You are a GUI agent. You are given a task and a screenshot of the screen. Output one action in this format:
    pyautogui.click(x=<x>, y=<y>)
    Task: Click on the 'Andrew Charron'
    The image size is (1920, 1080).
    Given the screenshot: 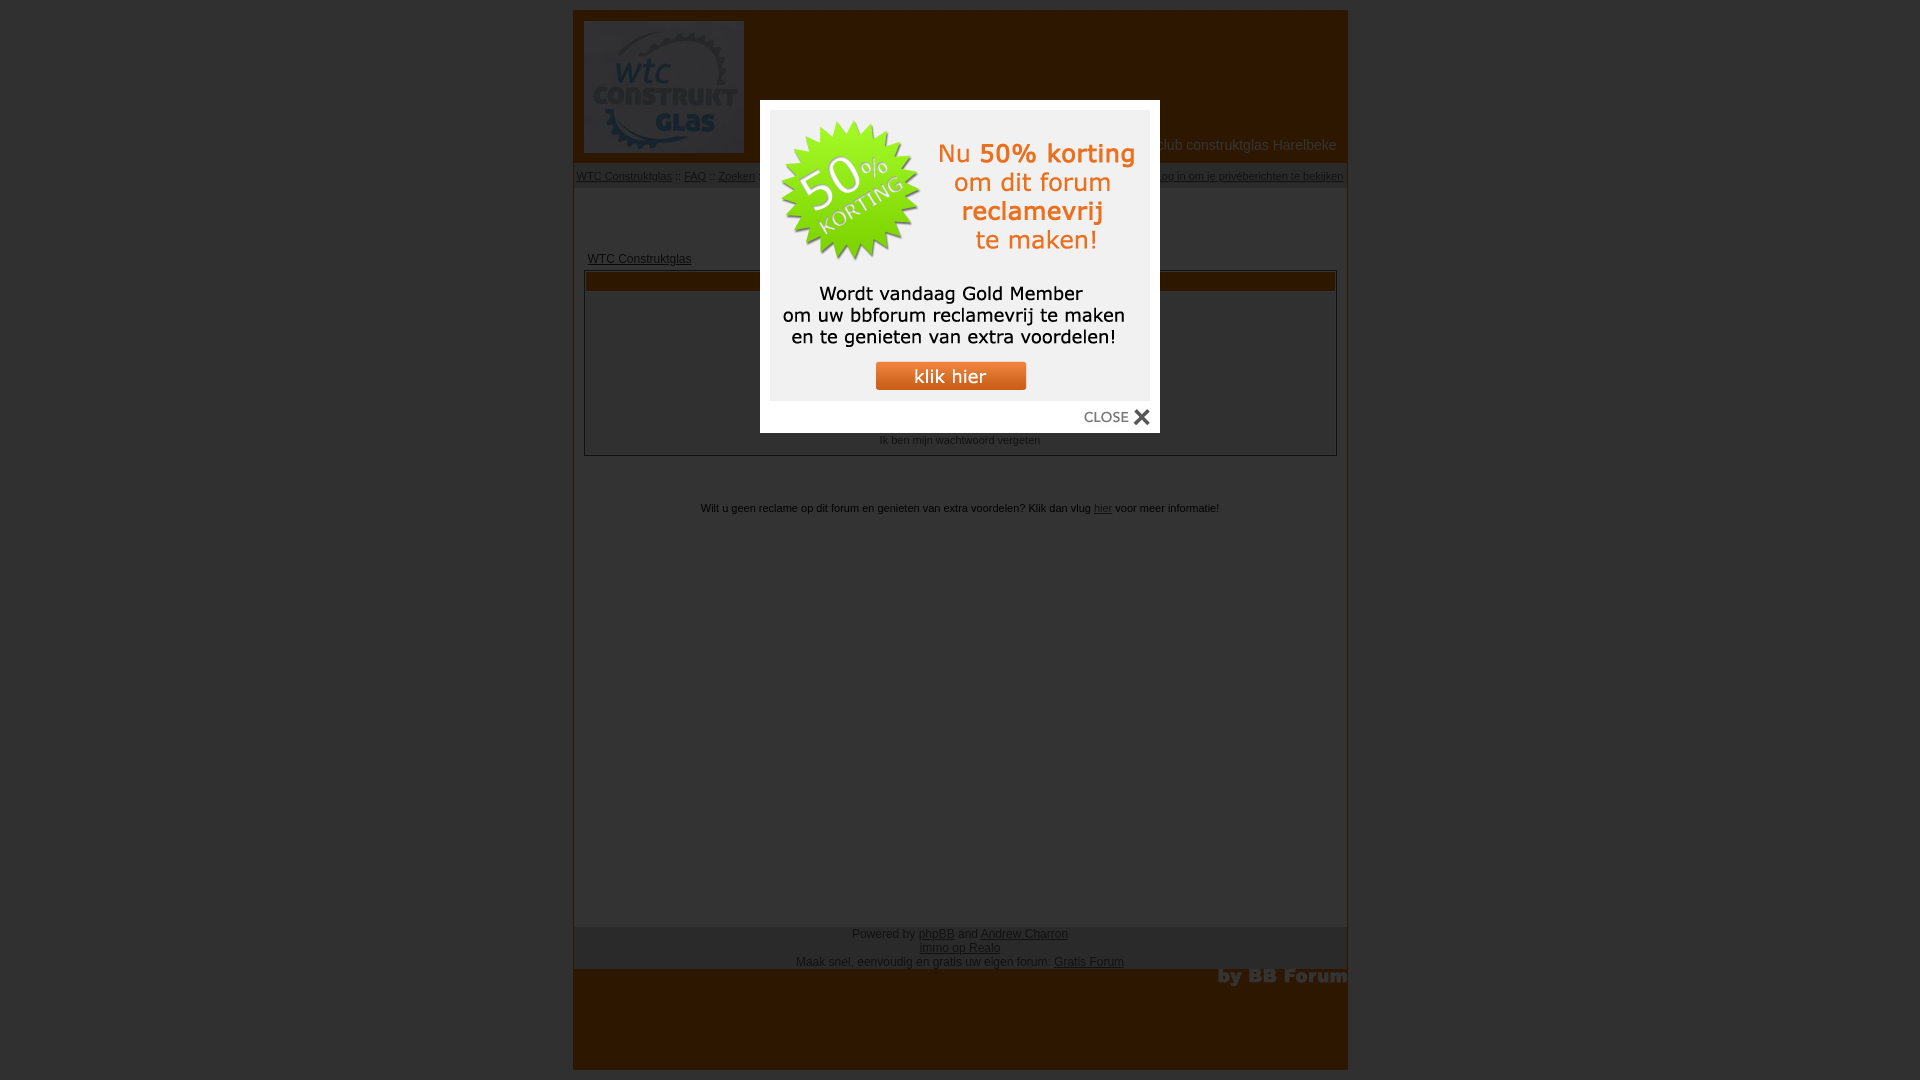 What is the action you would take?
    pyautogui.click(x=1024, y=933)
    